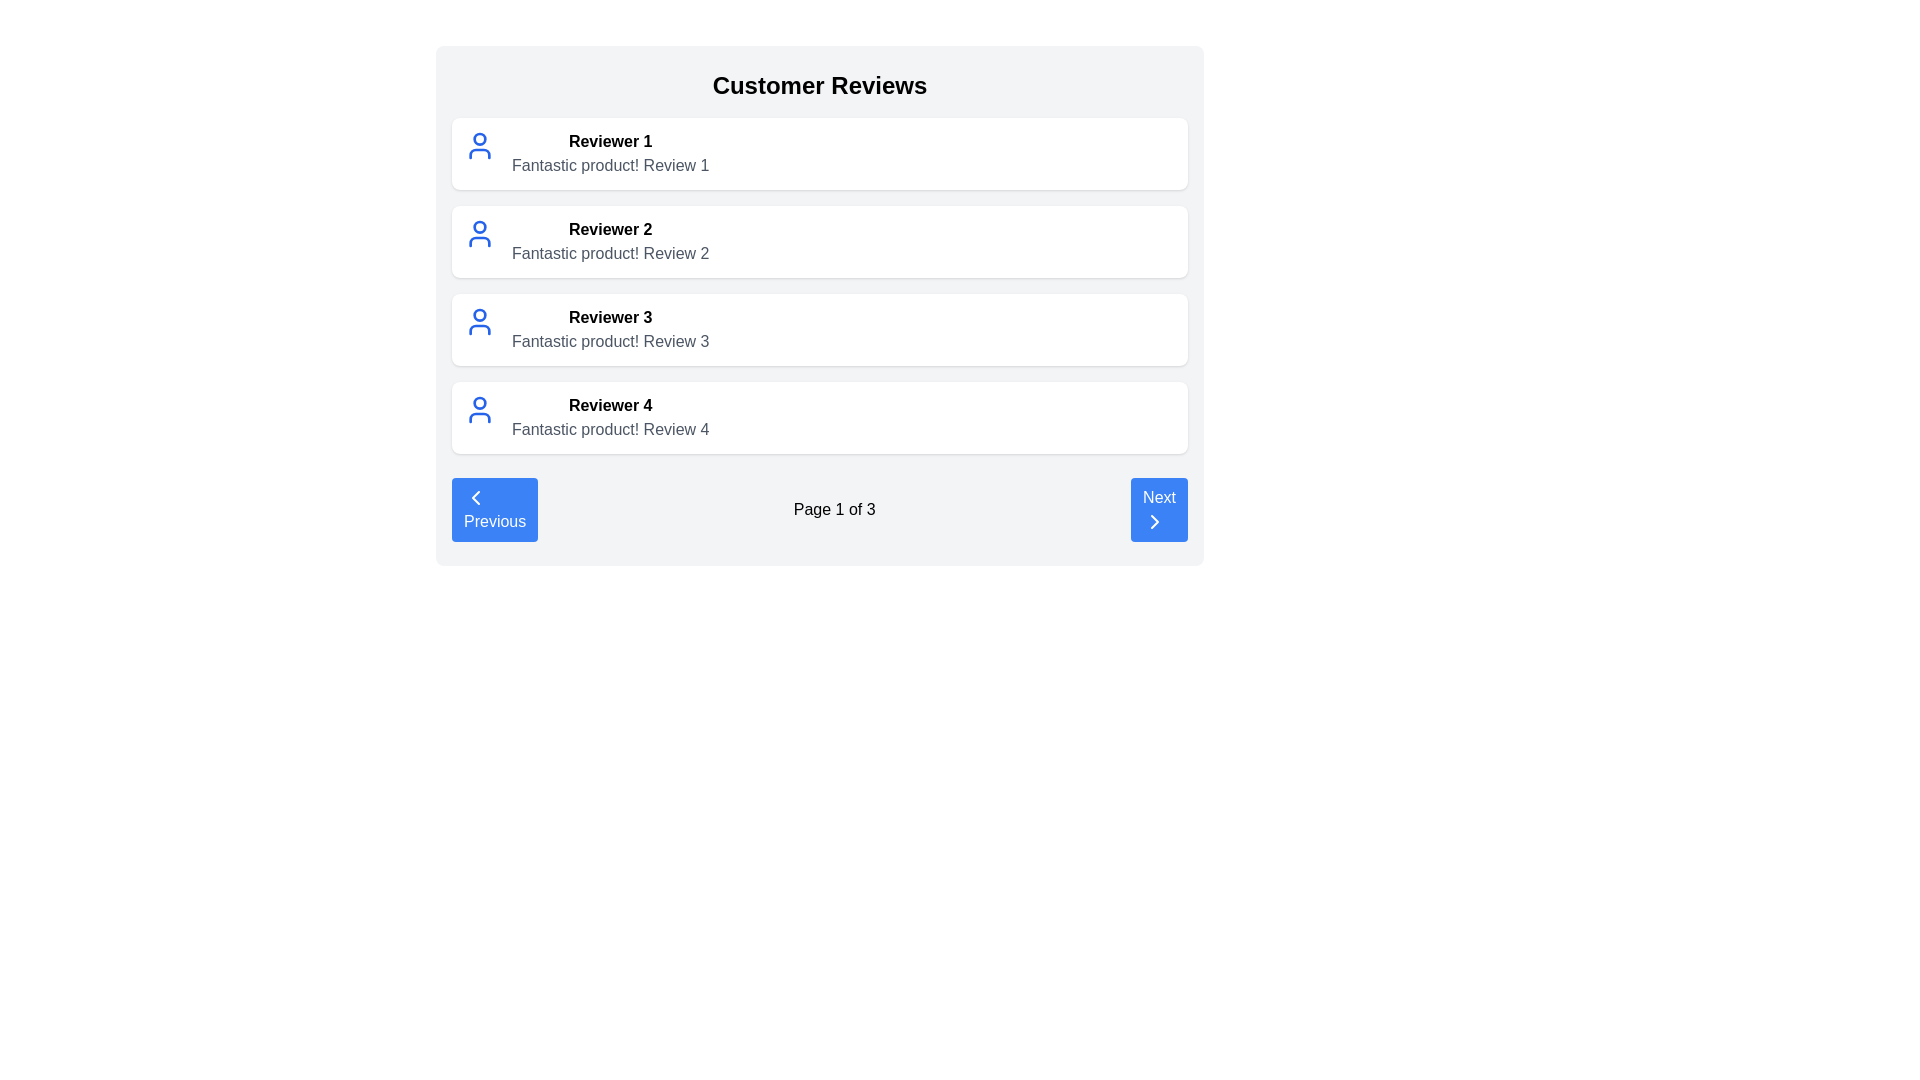  What do you see at coordinates (820, 84) in the screenshot?
I see `the bold header text labeled 'Customer Reviews' which is prominently displayed at the top of its section with a light gray background` at bounding box center [820, 84].